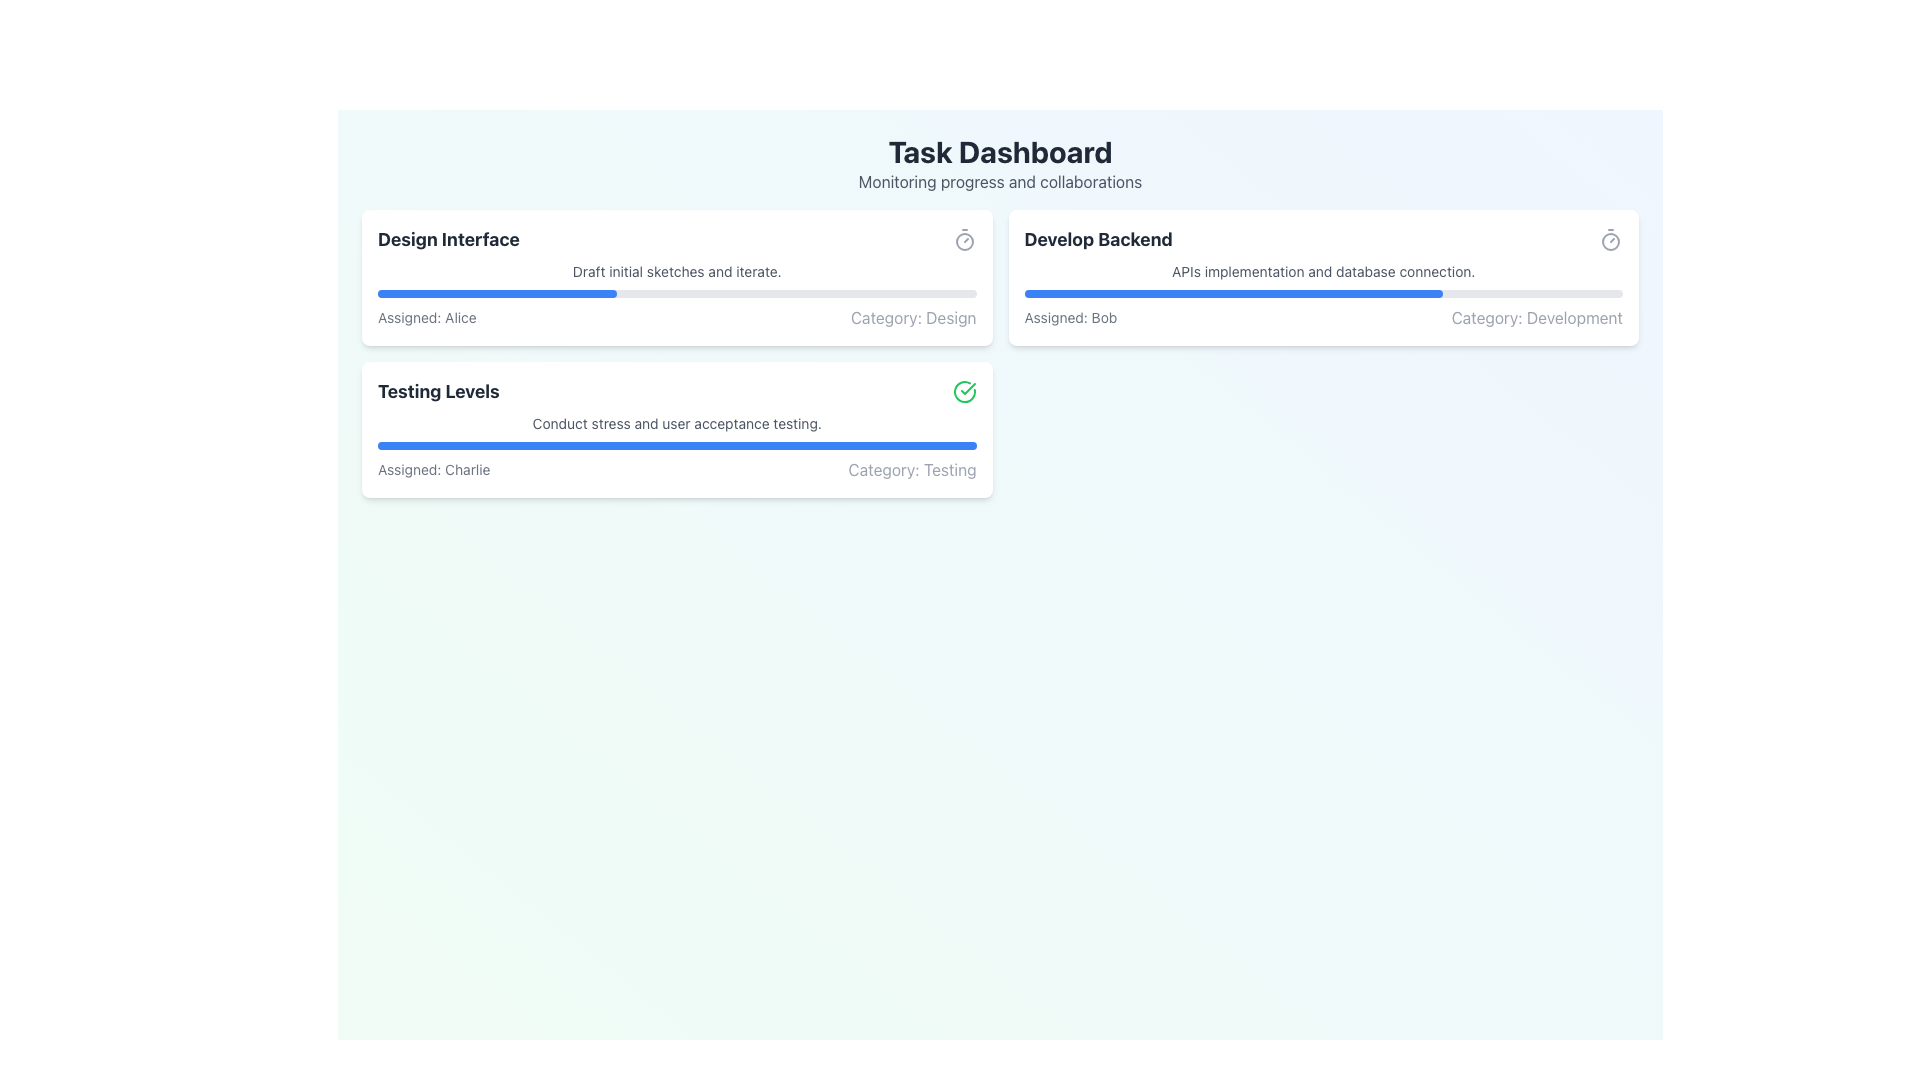  Describe the element at coordinates (1611, 241) in the screenshot. I see `the decorative SVG Circle that is part of the timer/clock icon located in the top-right corner of the 'Develop Backend' task card in the Task Dashboard` at that location.